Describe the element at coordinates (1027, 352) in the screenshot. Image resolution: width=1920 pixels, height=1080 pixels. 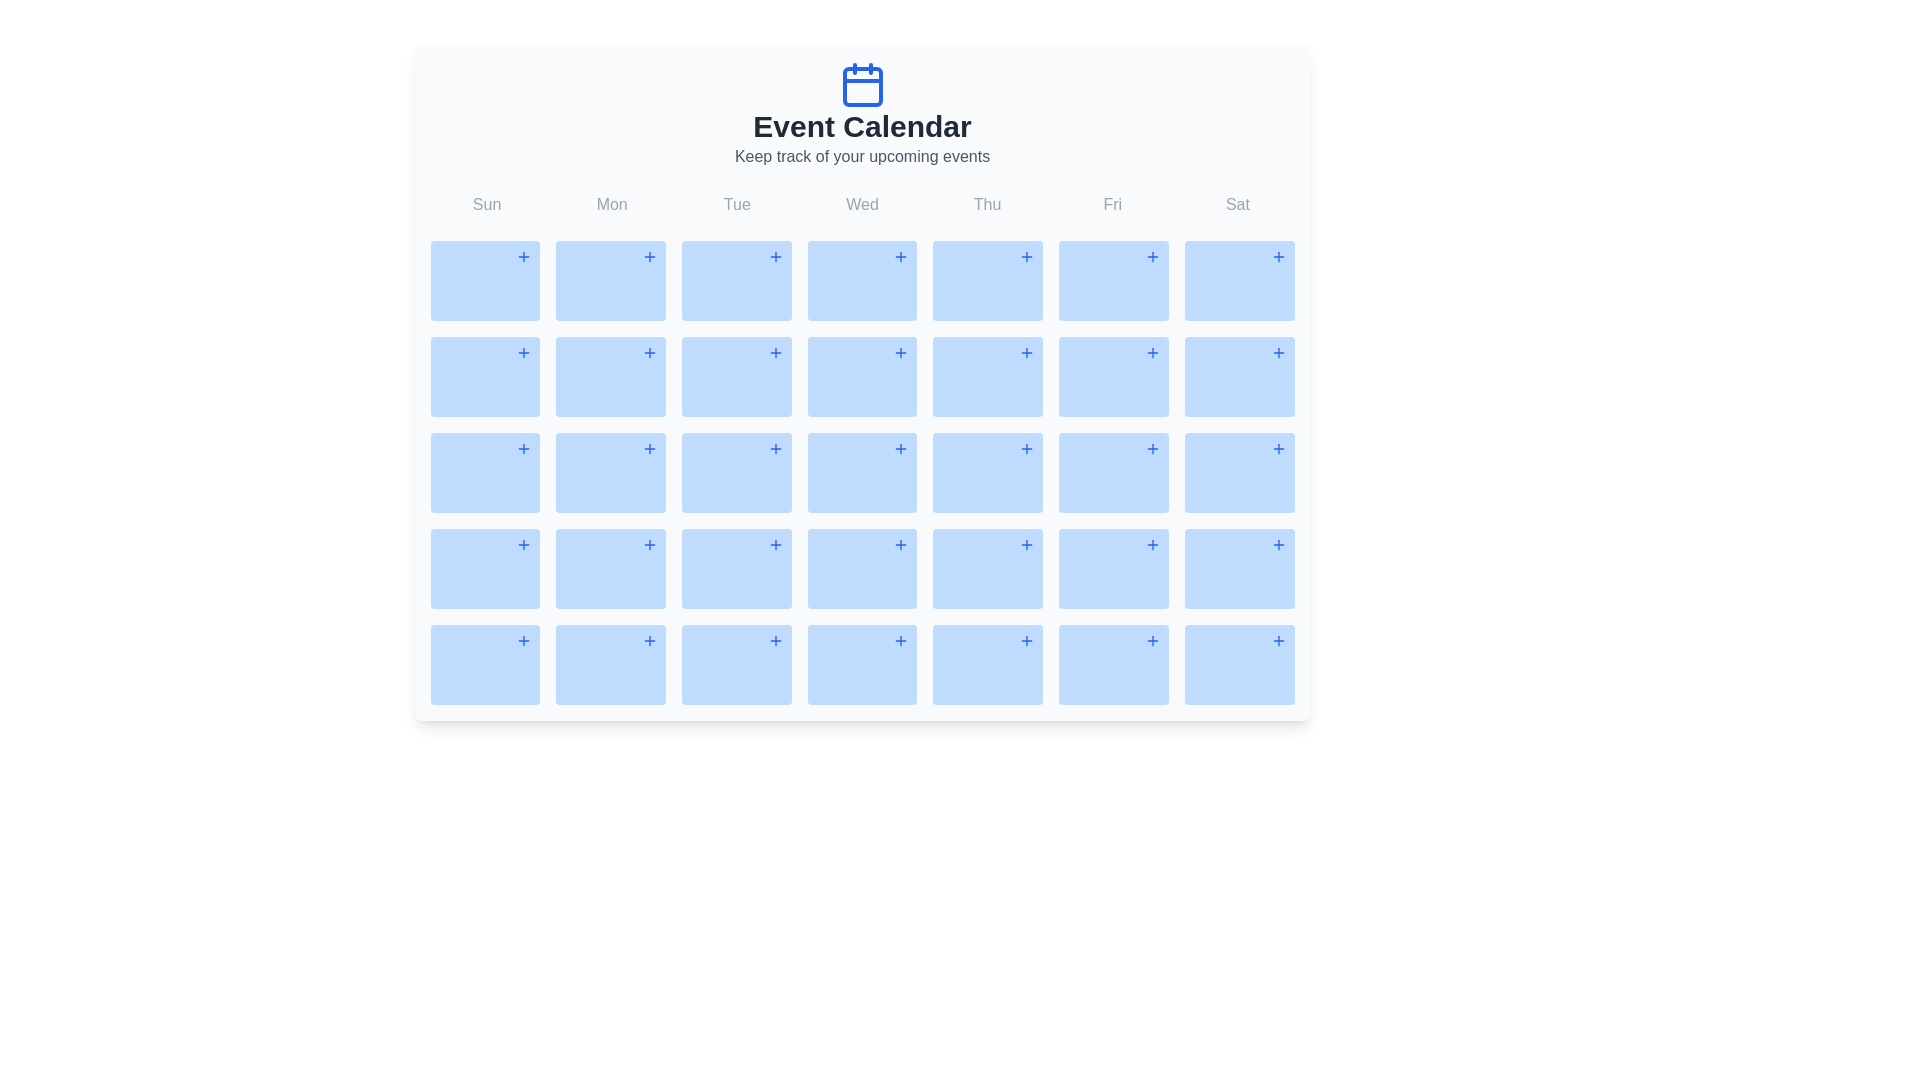
I see `the small blue circular button with a white plus icon located at the top-right corner of the 'Thursday' calendar cell` at that location.